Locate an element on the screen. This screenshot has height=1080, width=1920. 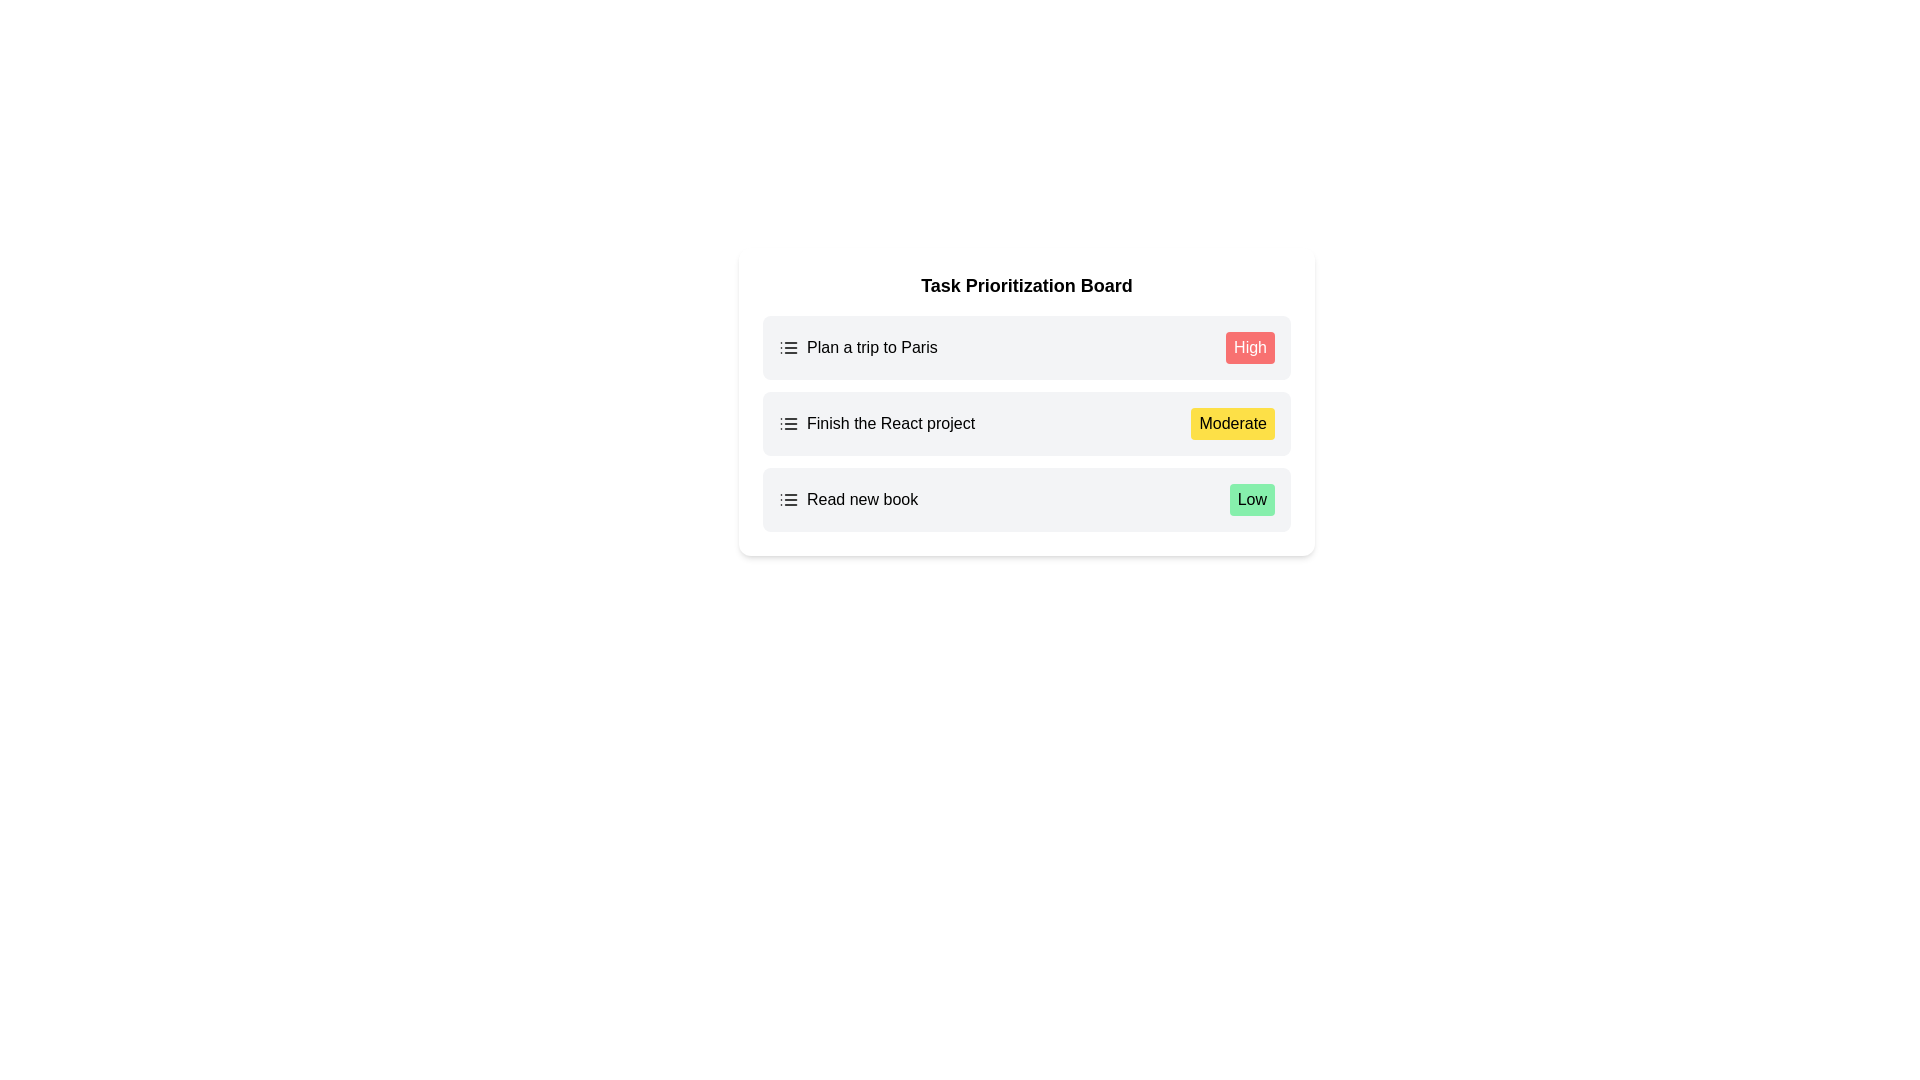
the second task item is located at coordinates (1027, 423).